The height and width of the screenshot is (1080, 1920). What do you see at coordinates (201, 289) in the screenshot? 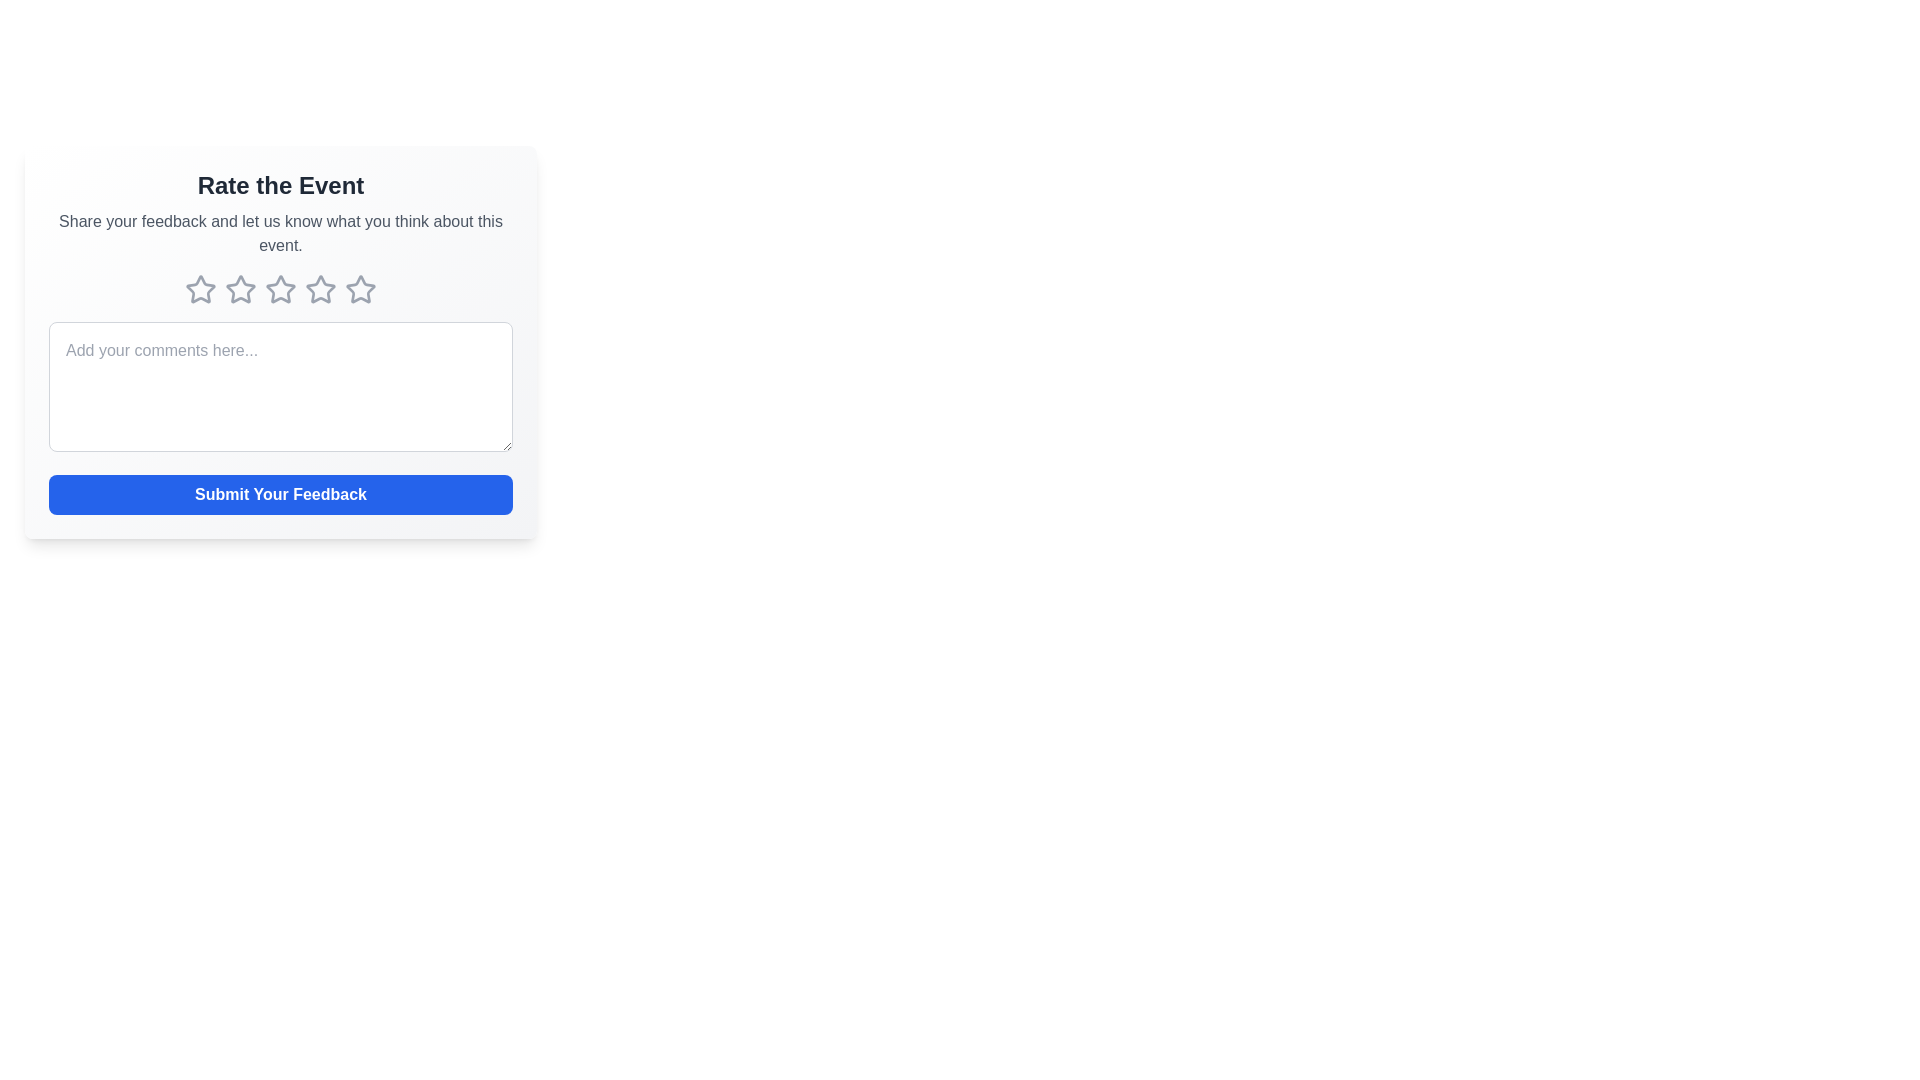
I see `the first star rating button, which is a star-shaped icon with a gray outline, located directly below the title 'Rate the Event'` at bounding box center [201, 289].